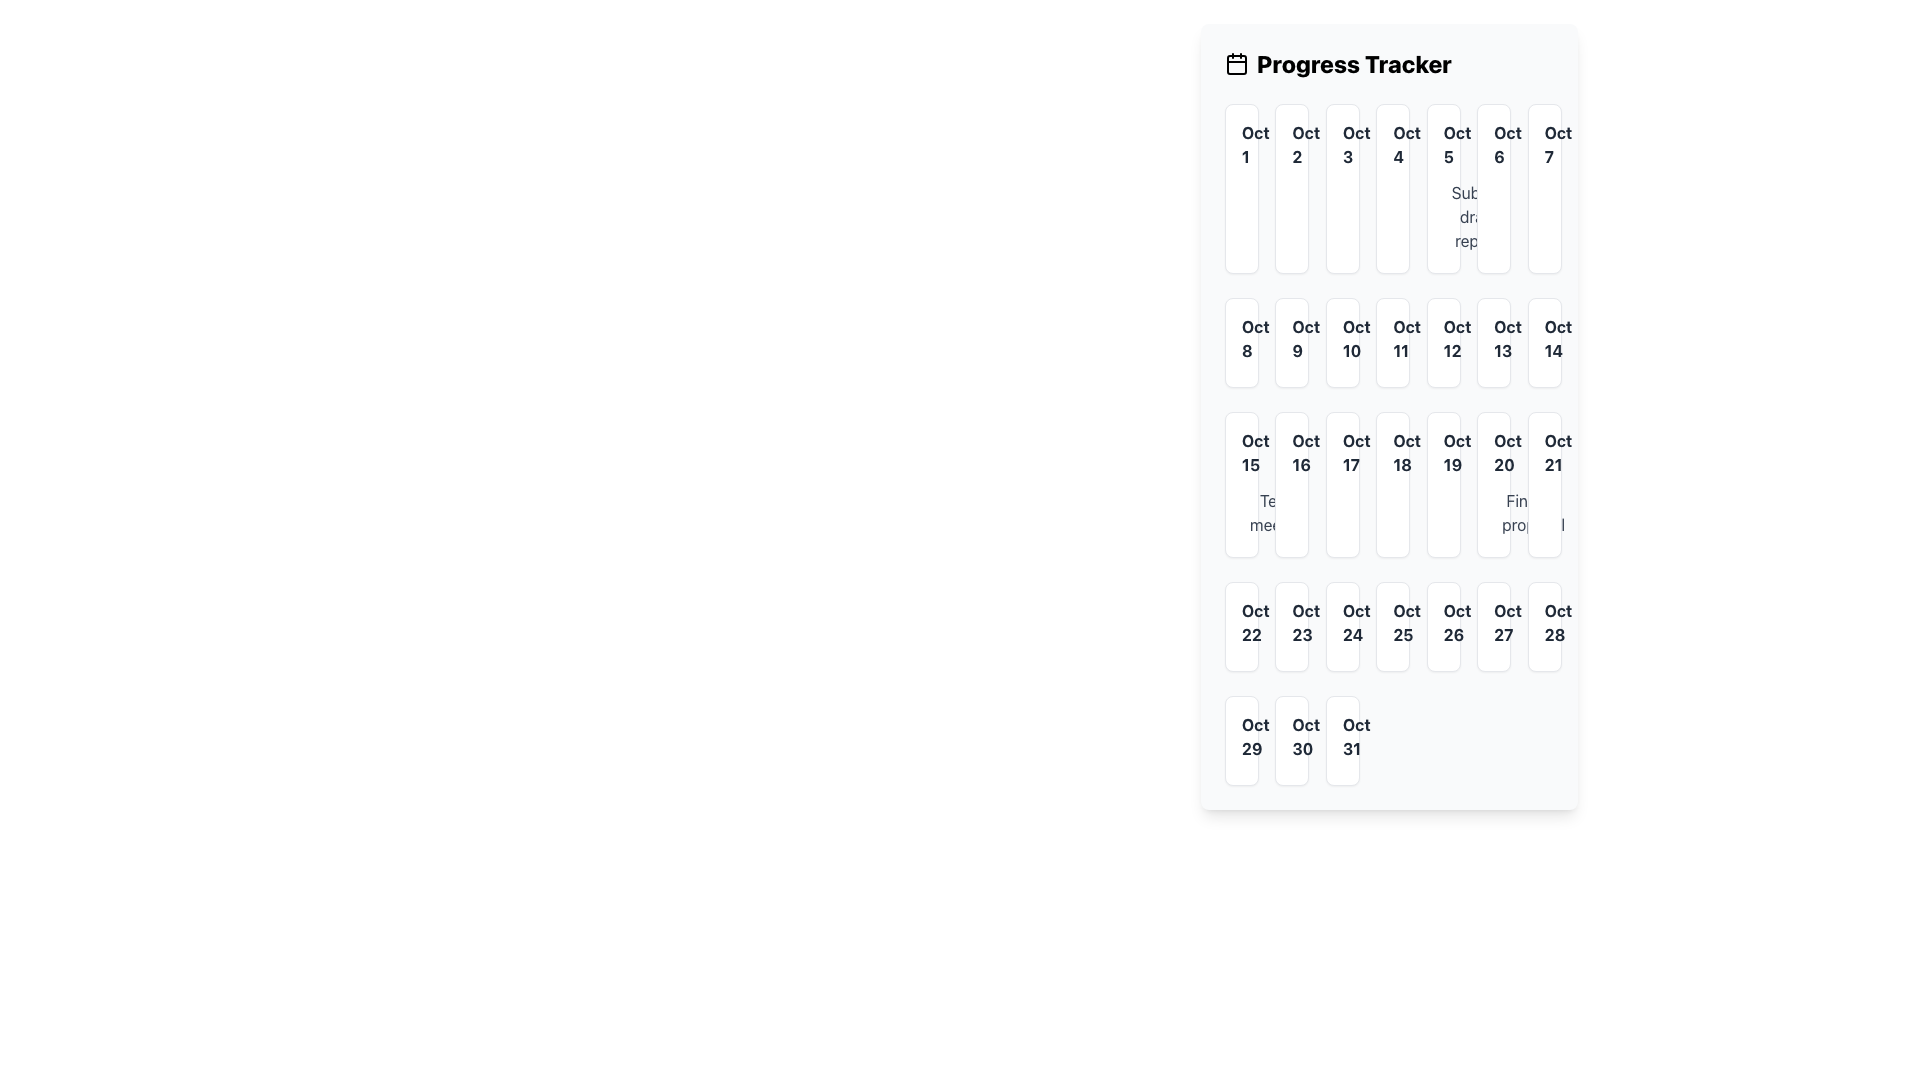 The width and height of the screenshot is (1920, 1080). Describe the element at coordinates (1241, 626) in the screenshot. I see `the calendar day element representing the date 'October 22'` at that location.